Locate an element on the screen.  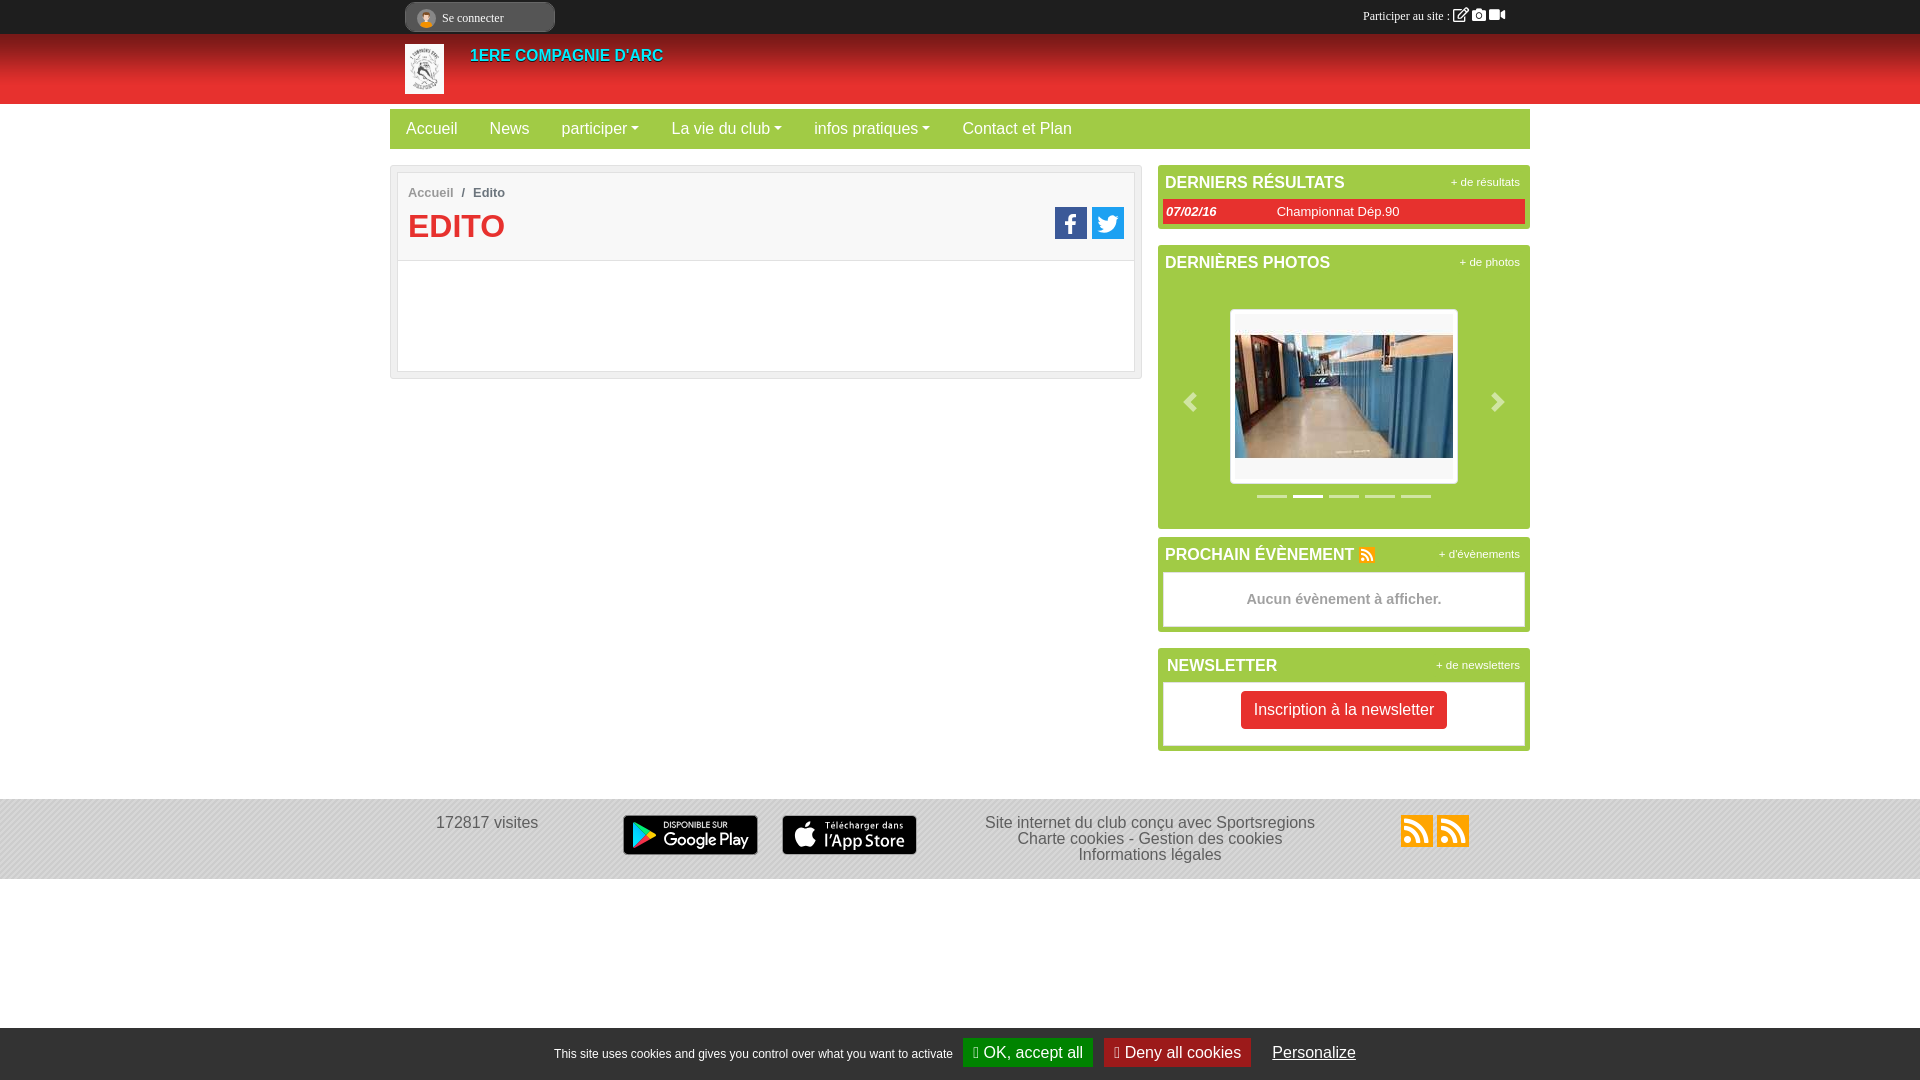
'07/02/16' is located at coordinates (1191, 211).